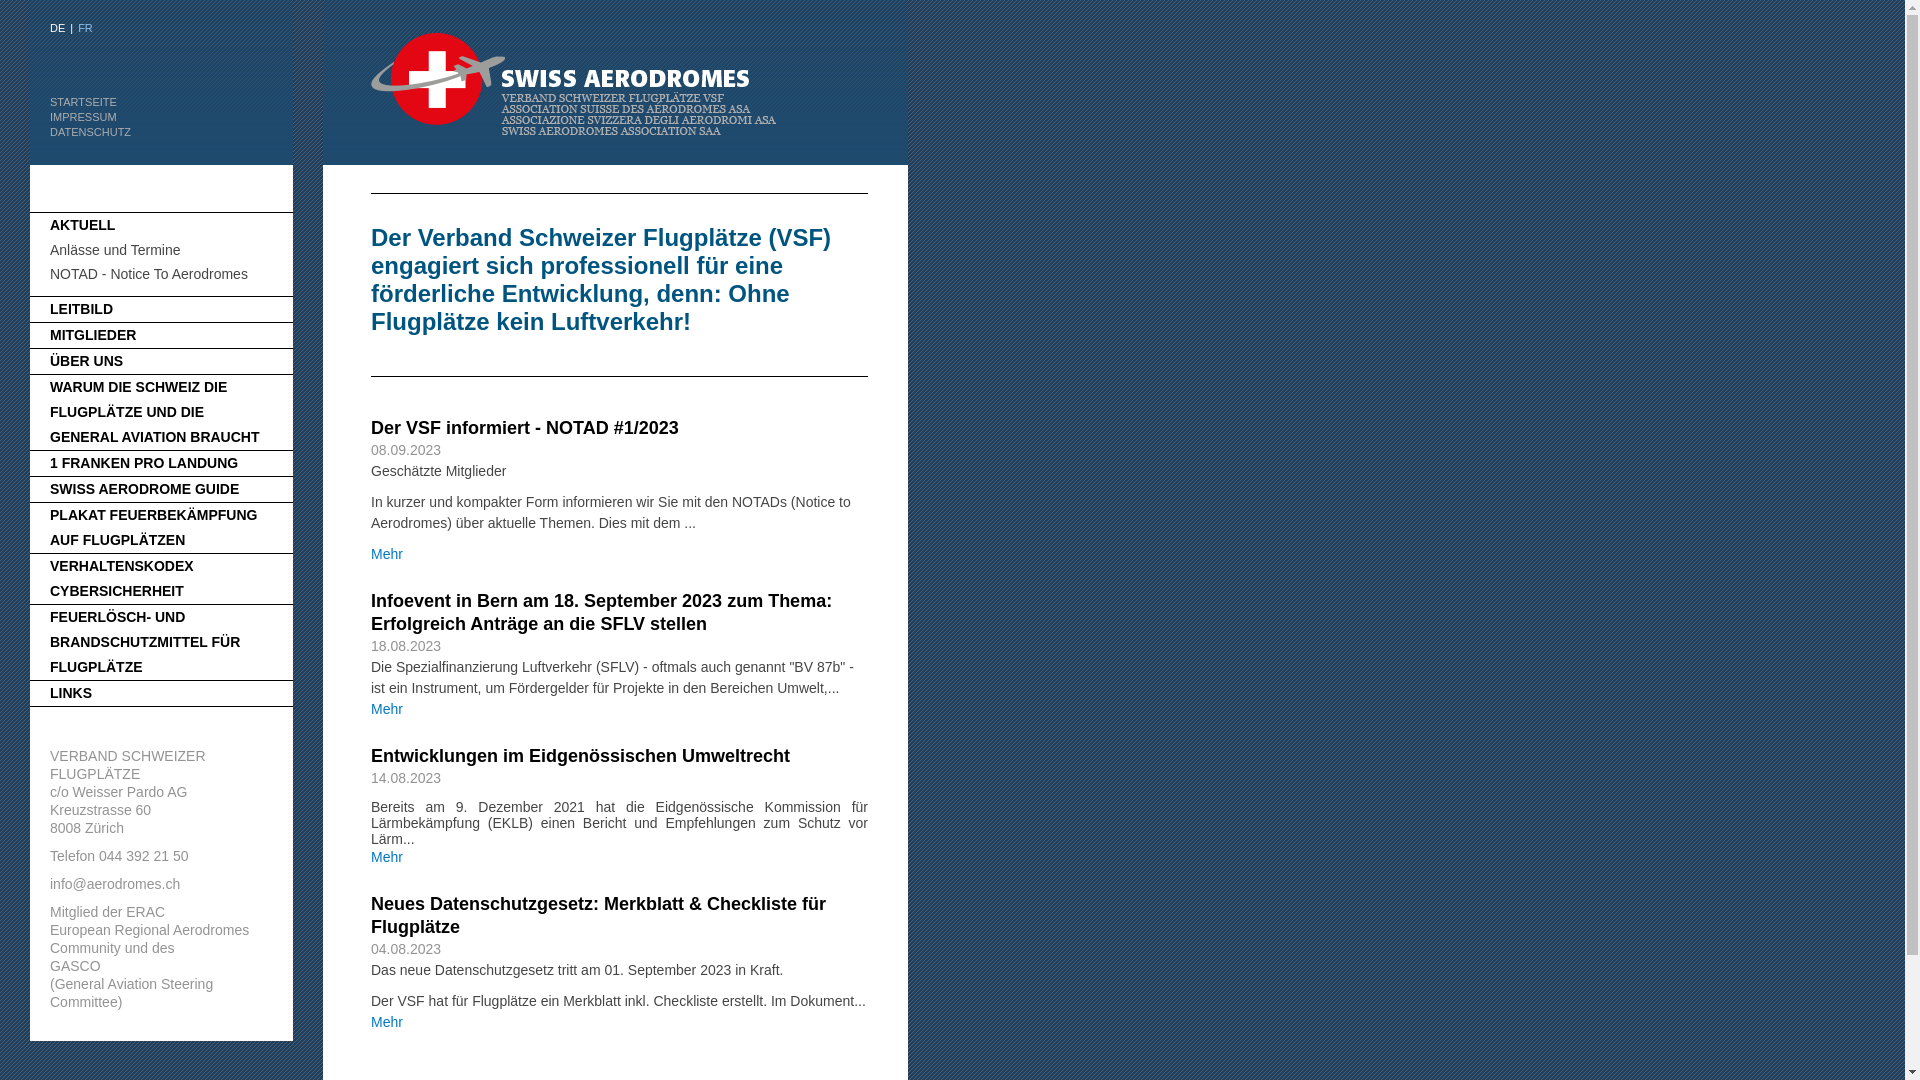 This screenshot has height=1080, width=1920. I want to click on '044 392 21 50', so click(143, 855).